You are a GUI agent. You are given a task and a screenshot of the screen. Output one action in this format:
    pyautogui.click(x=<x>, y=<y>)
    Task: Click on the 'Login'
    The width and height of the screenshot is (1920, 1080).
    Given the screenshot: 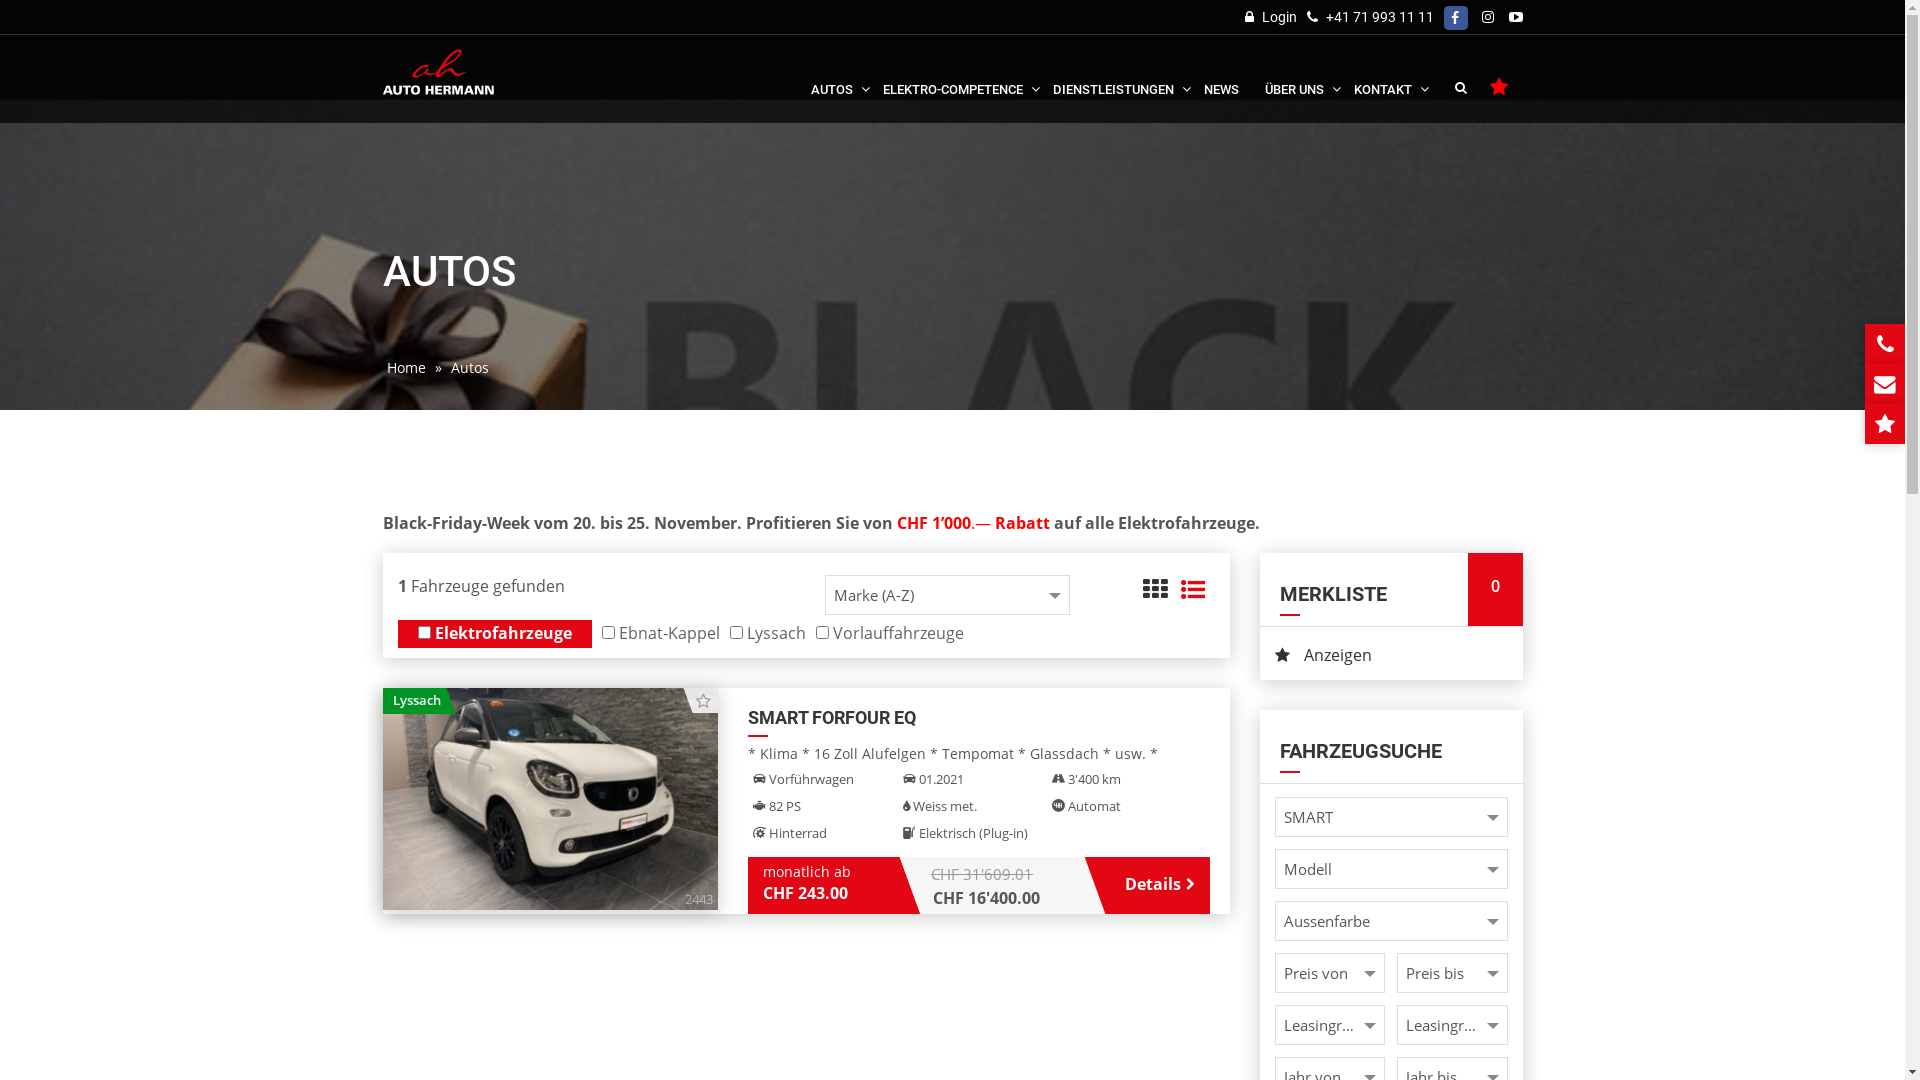 What is the action you would take?
    pyautogui.click(x=1269, y=16)
    